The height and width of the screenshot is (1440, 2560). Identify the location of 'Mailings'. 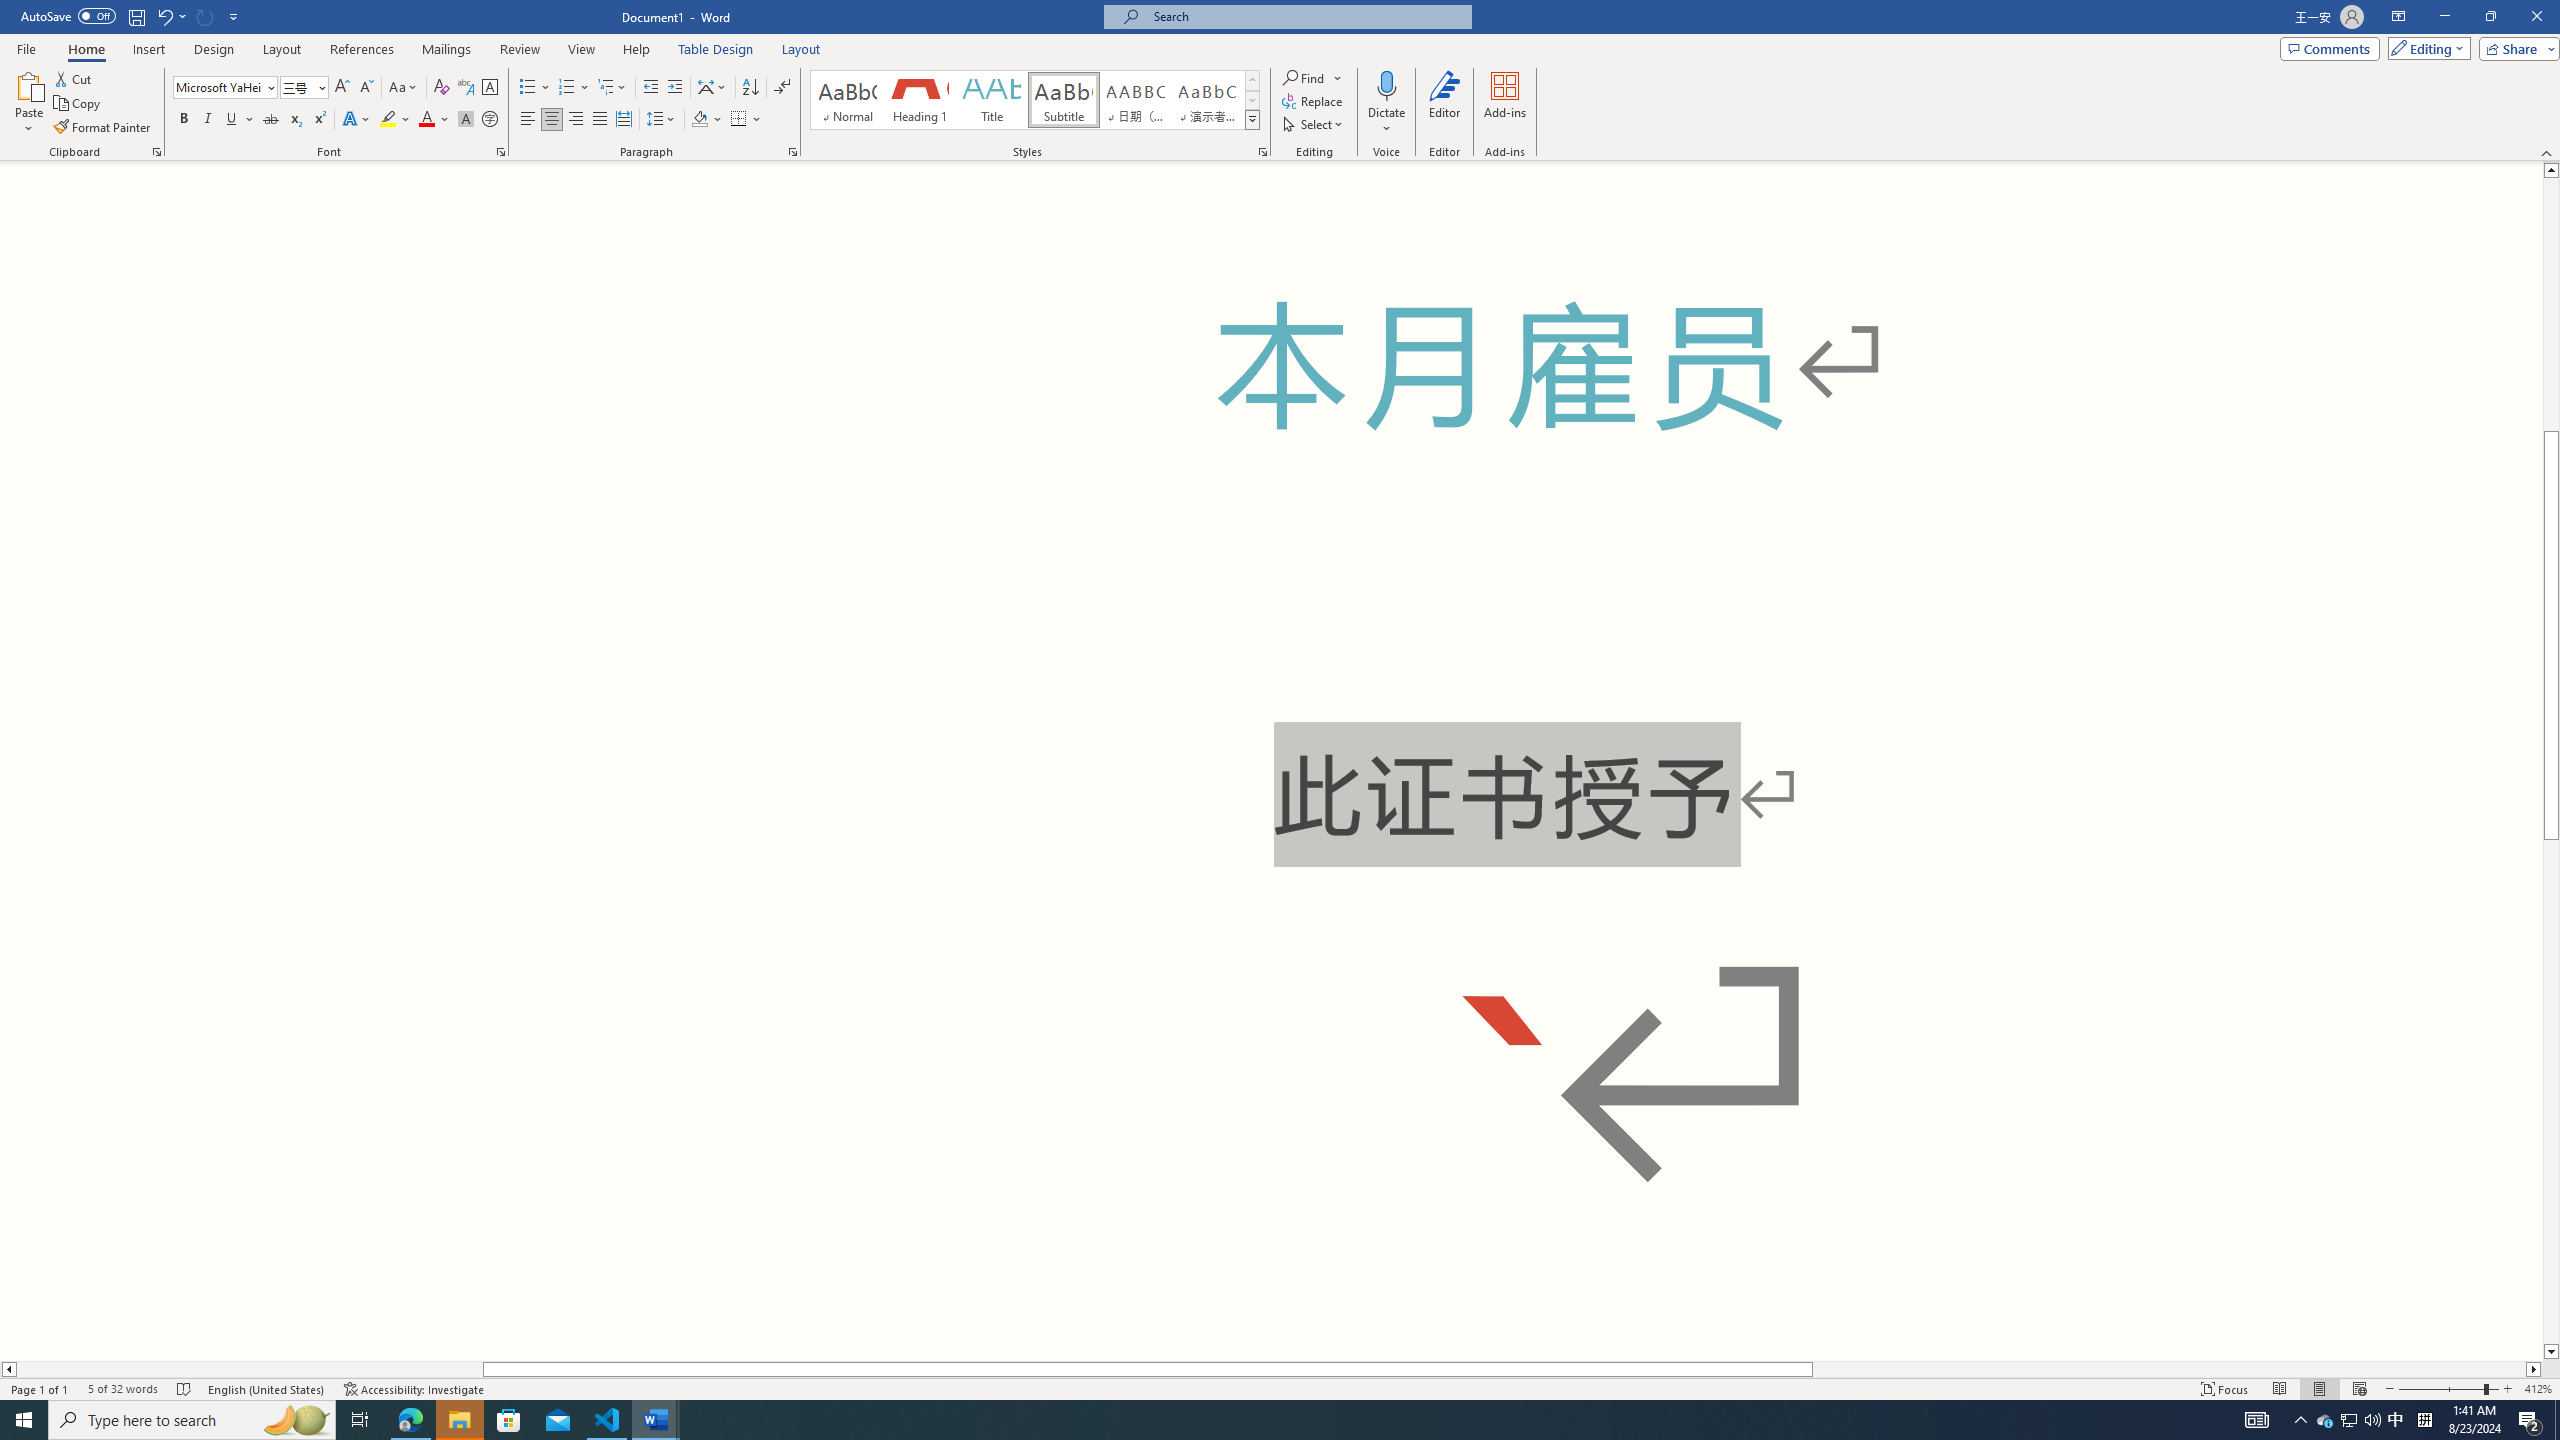
(445, 49).